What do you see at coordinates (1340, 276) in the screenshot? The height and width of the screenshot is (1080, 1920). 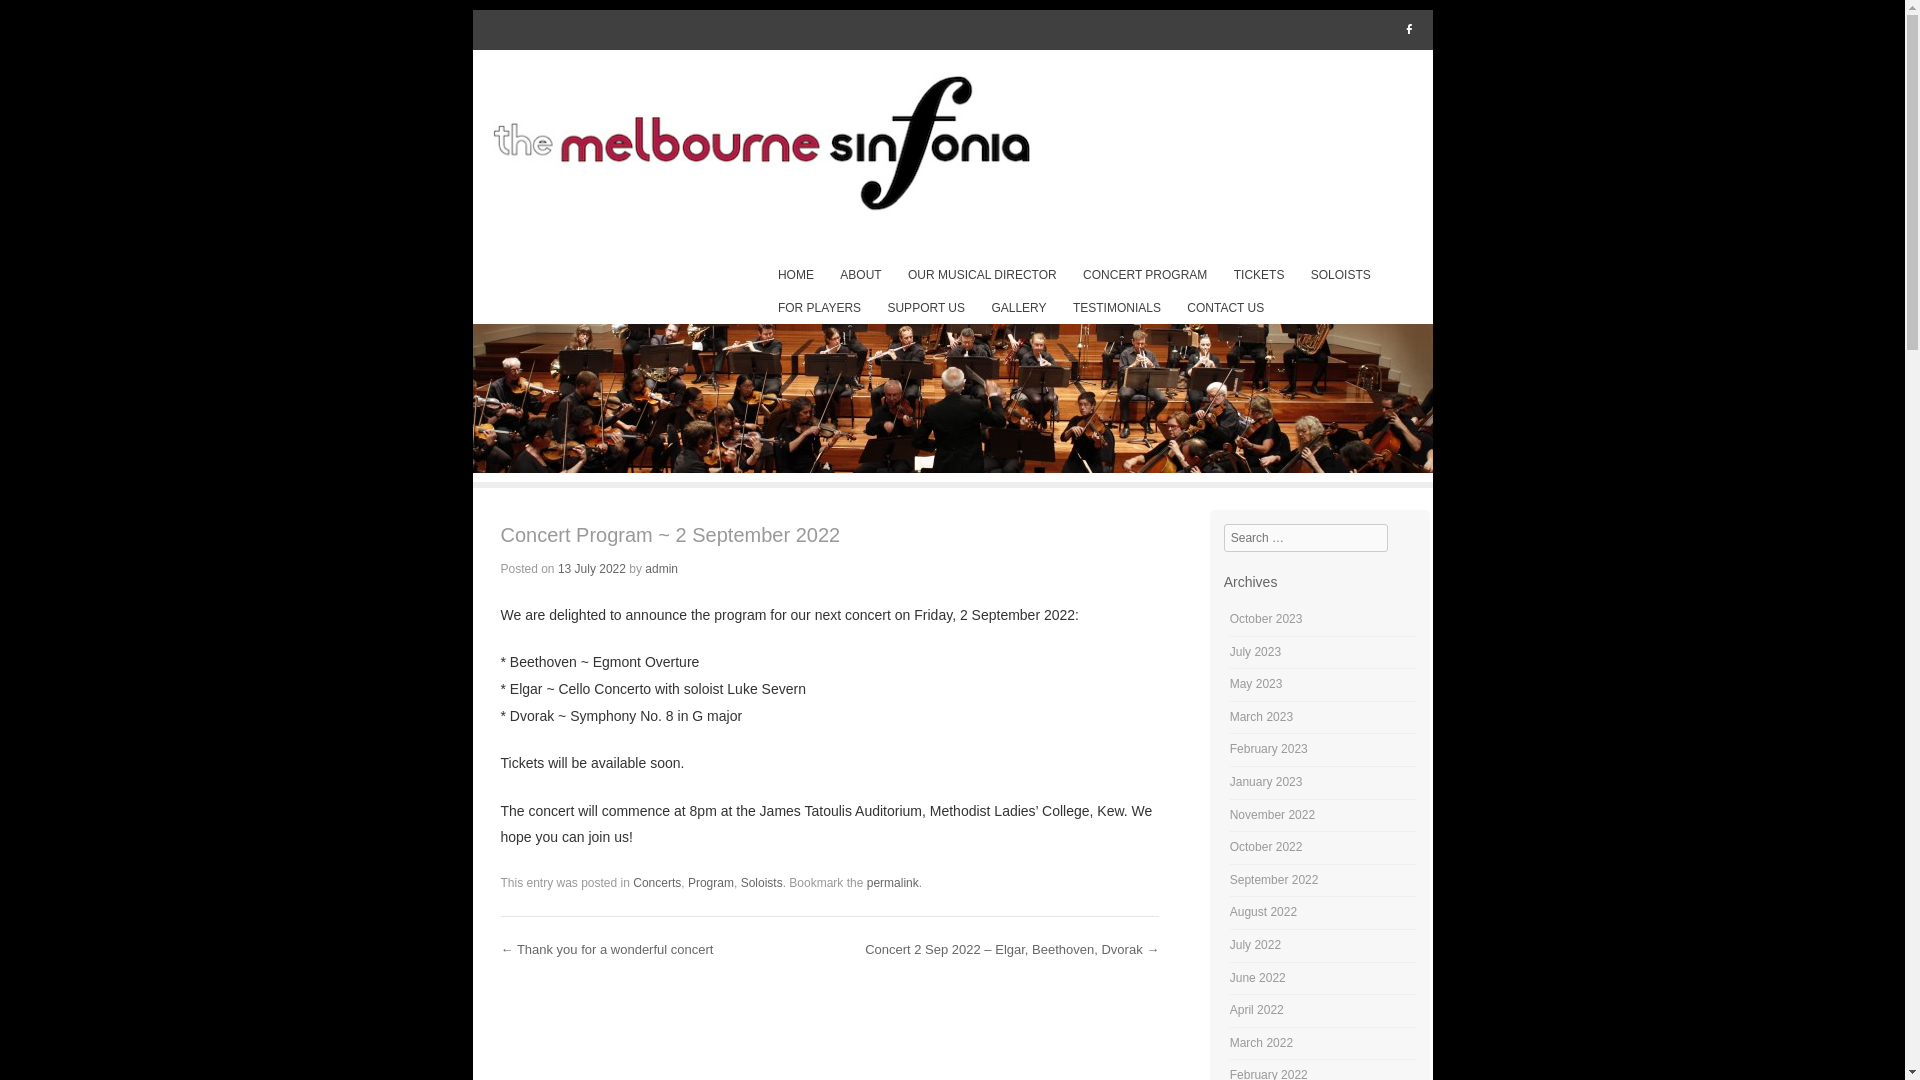 I see `'SOLOISTS'` at bounding box center [1340, 276].